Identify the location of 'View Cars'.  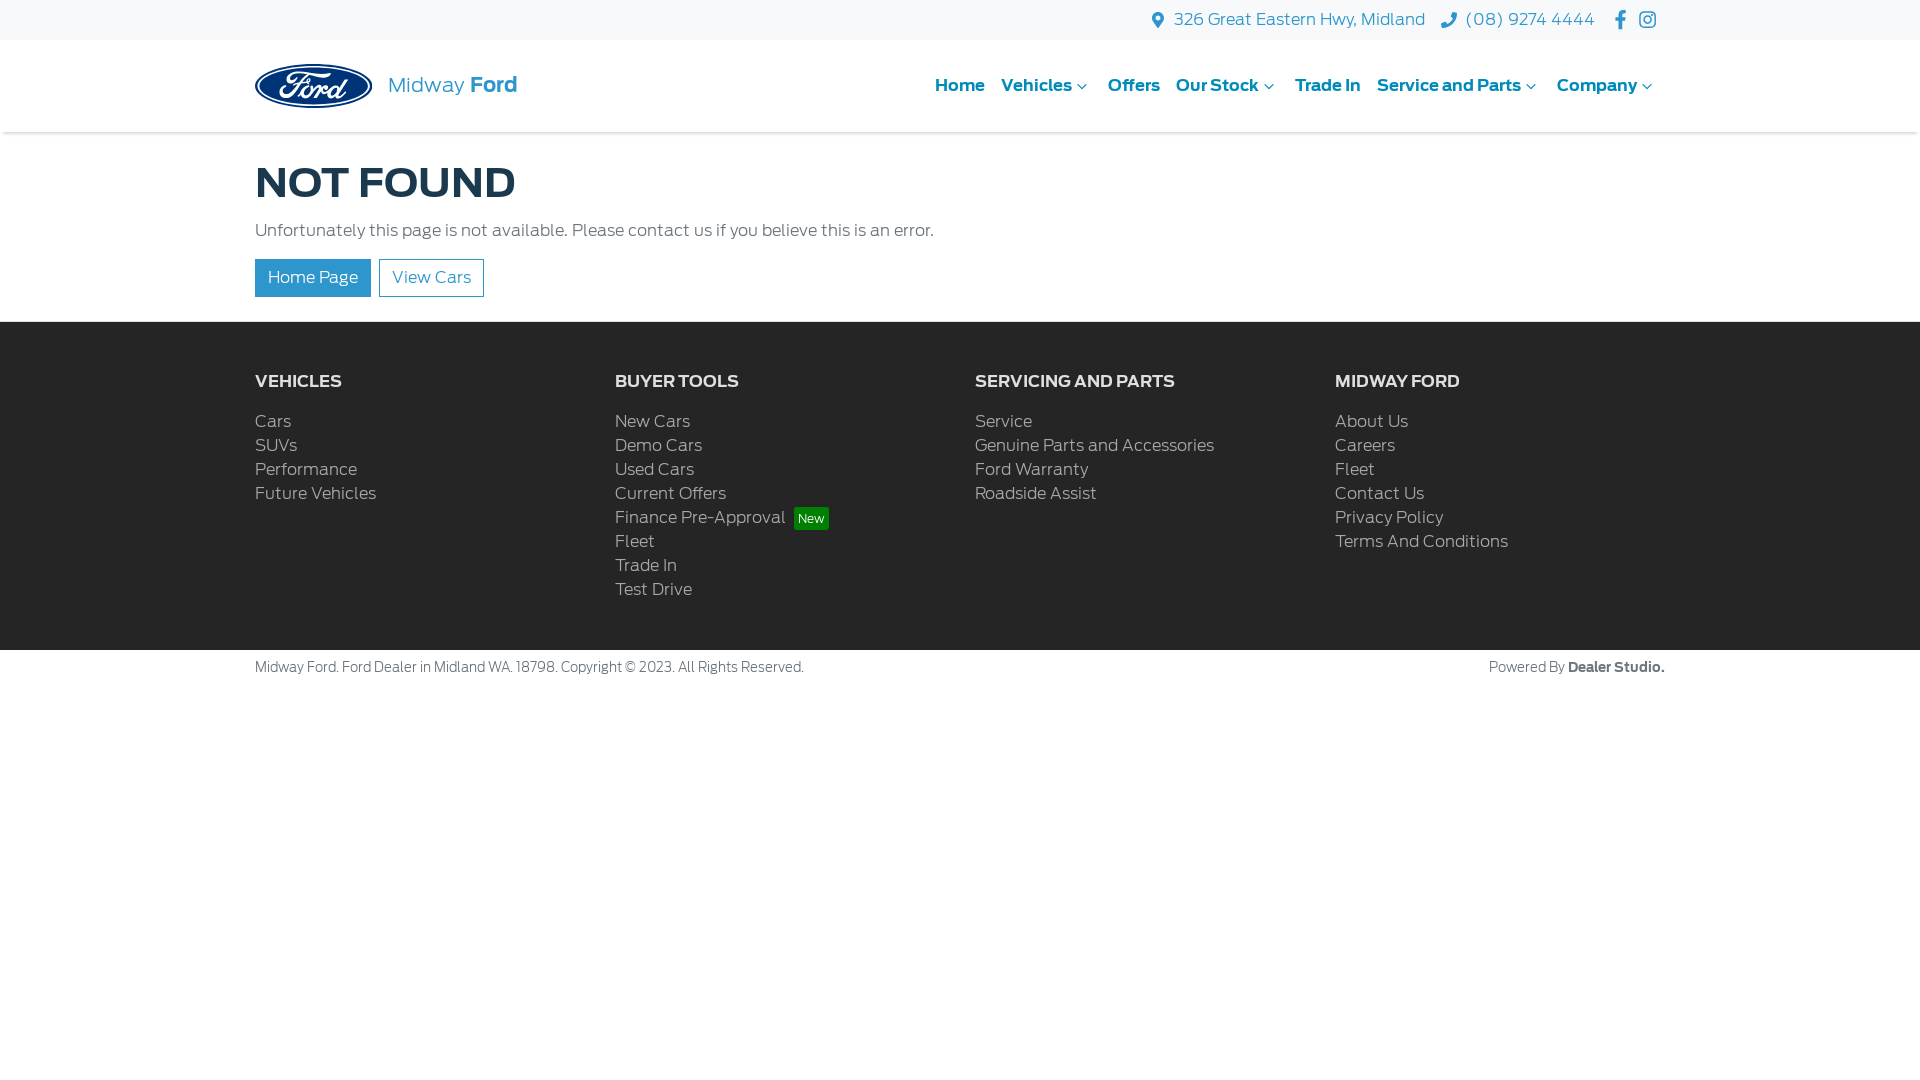
(379, 277).